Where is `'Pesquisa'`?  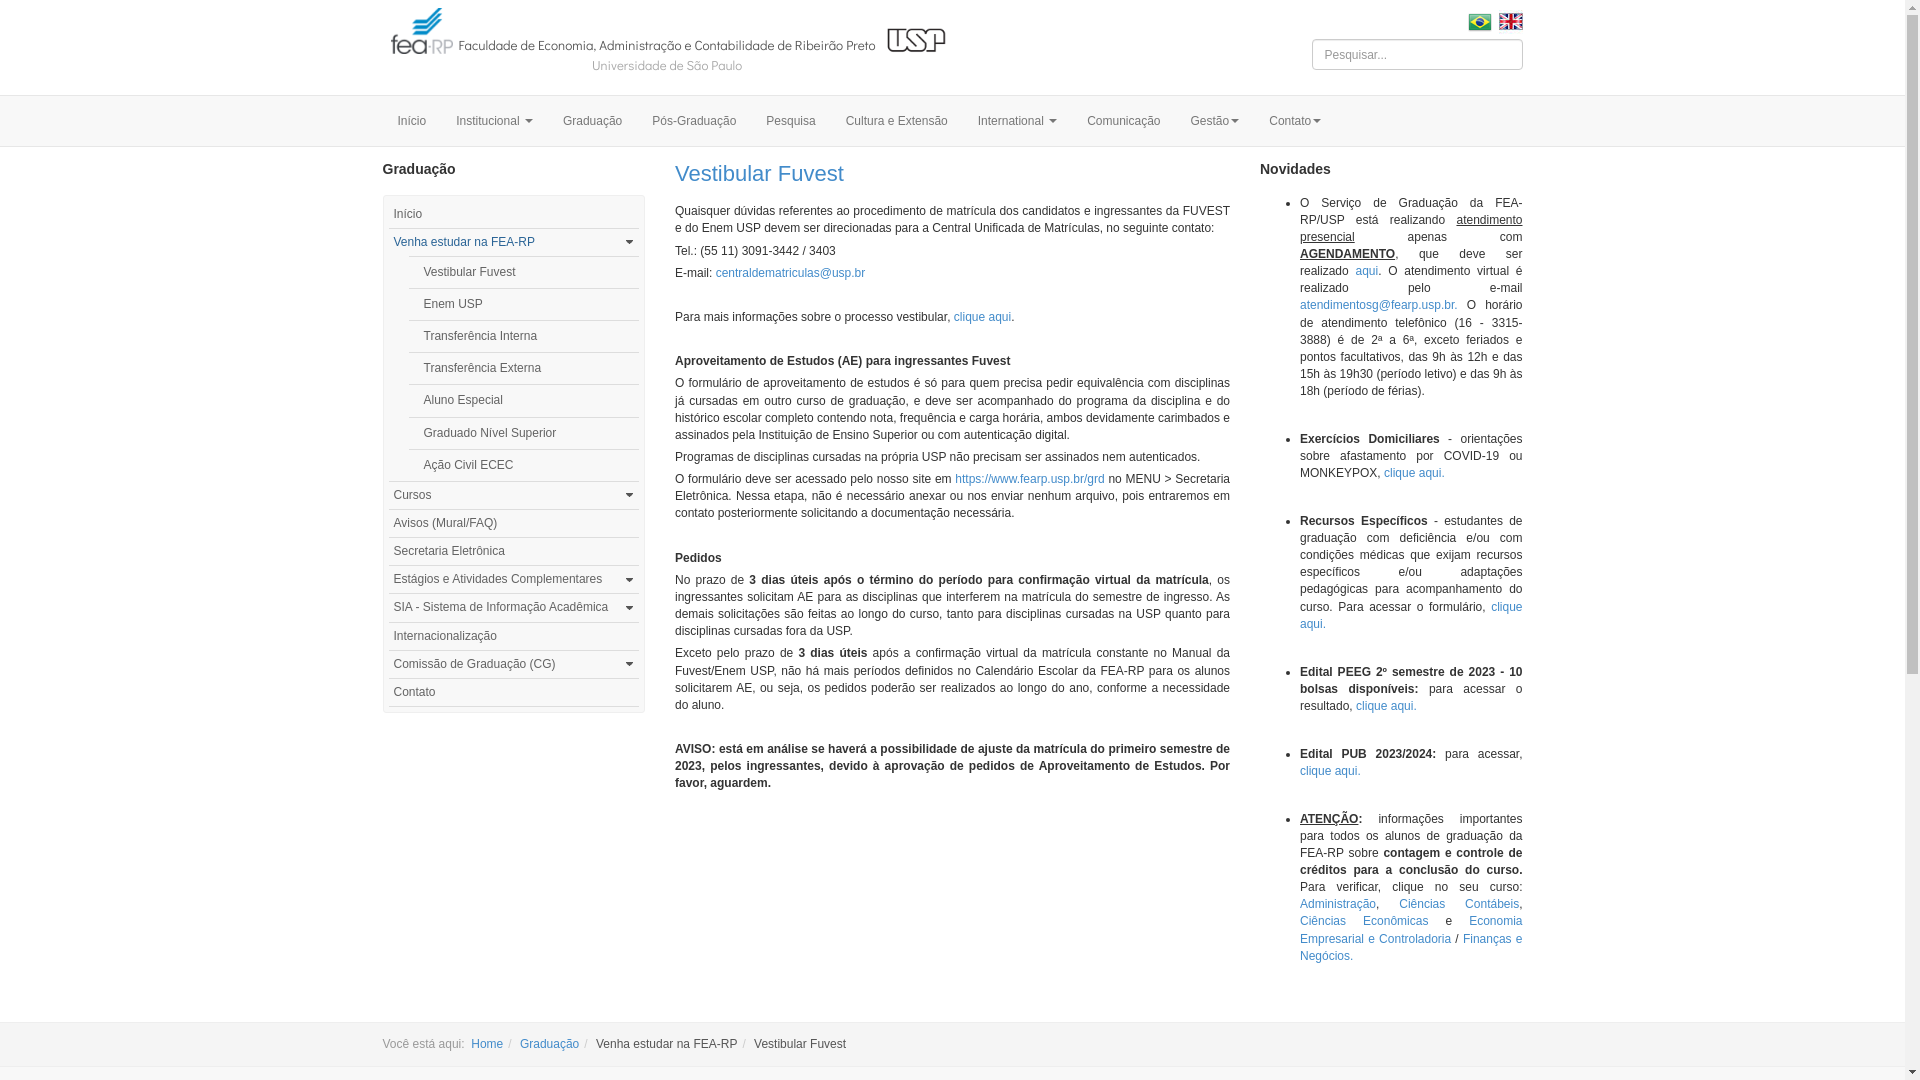 'Pesquisa' is located at coordinates (789, 120).